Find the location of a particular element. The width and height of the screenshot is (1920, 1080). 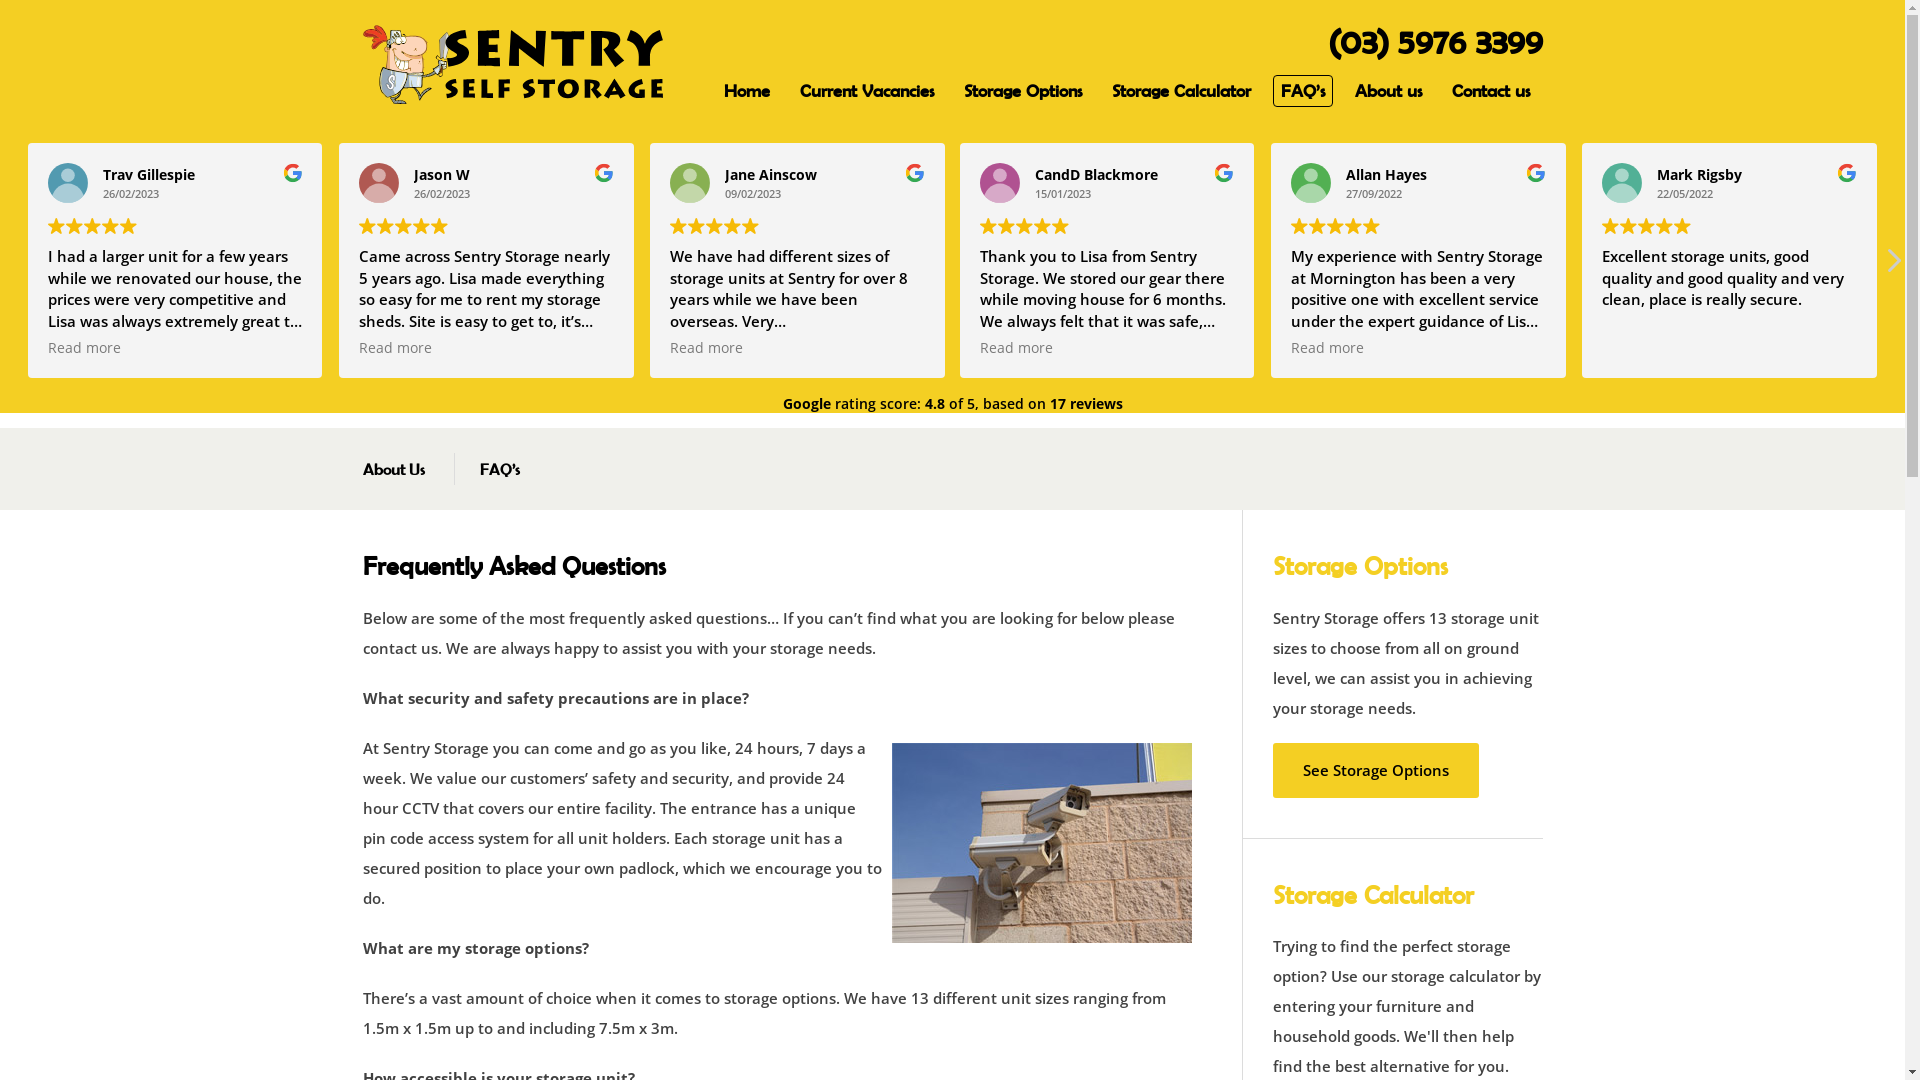

'About us' is located at coordinates (1345, 91).